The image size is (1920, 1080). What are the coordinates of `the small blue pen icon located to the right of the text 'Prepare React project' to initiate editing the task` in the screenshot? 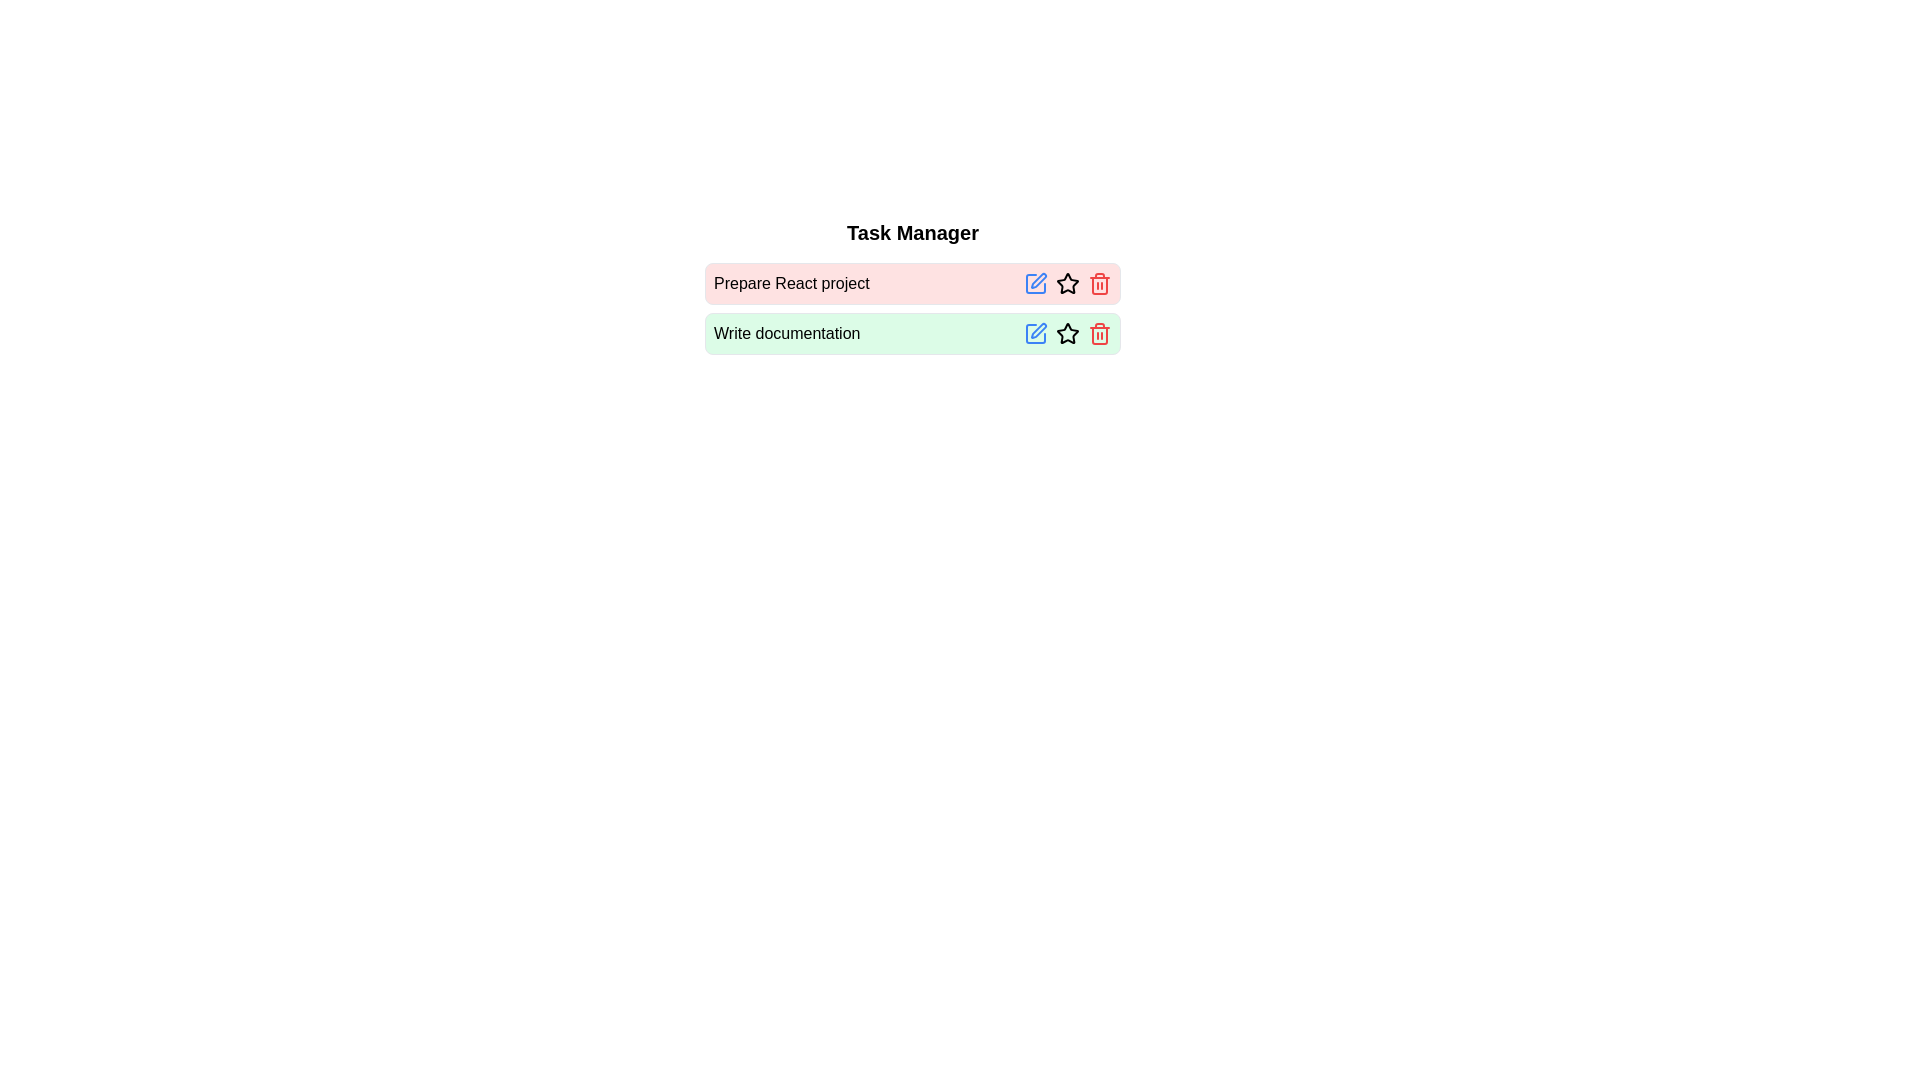 It's located at (1036, 284).